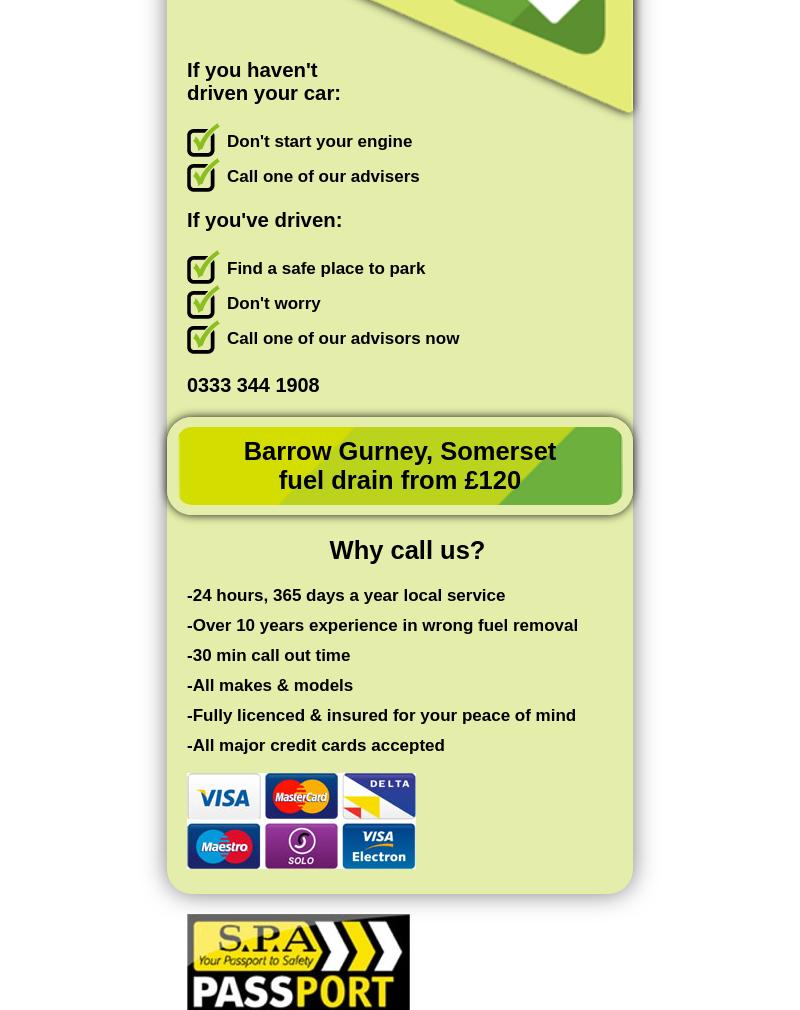 The width and height of the screenshot is (800, 1010). What do you see at coordinates (383, 714) in the screenshot?
I see `'Fully licenced & insured for your peace of mind'` at bounding box center [383, 714].